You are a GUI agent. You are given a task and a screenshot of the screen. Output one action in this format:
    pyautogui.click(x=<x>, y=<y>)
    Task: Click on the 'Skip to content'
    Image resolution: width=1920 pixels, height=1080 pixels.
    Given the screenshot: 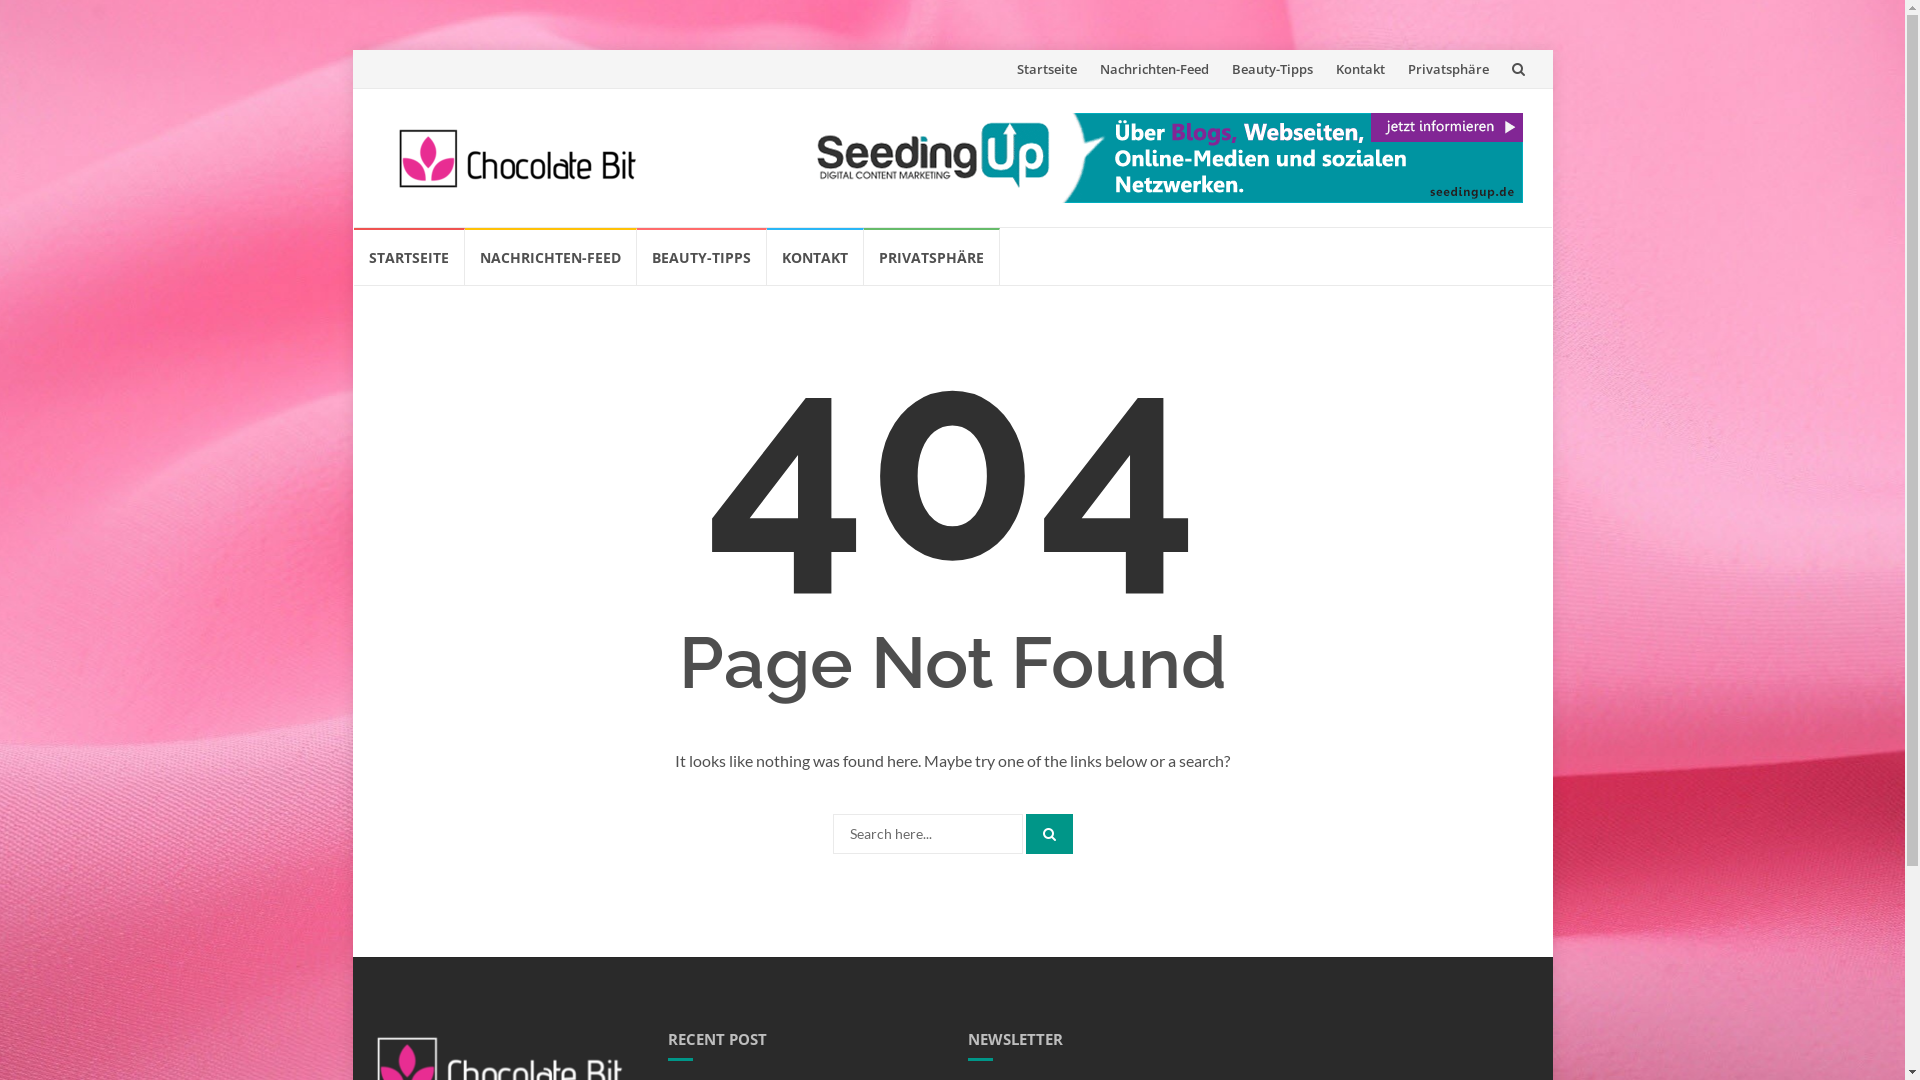 What is the action you would take?
    pyautogui.click(x=351, y=226)
    